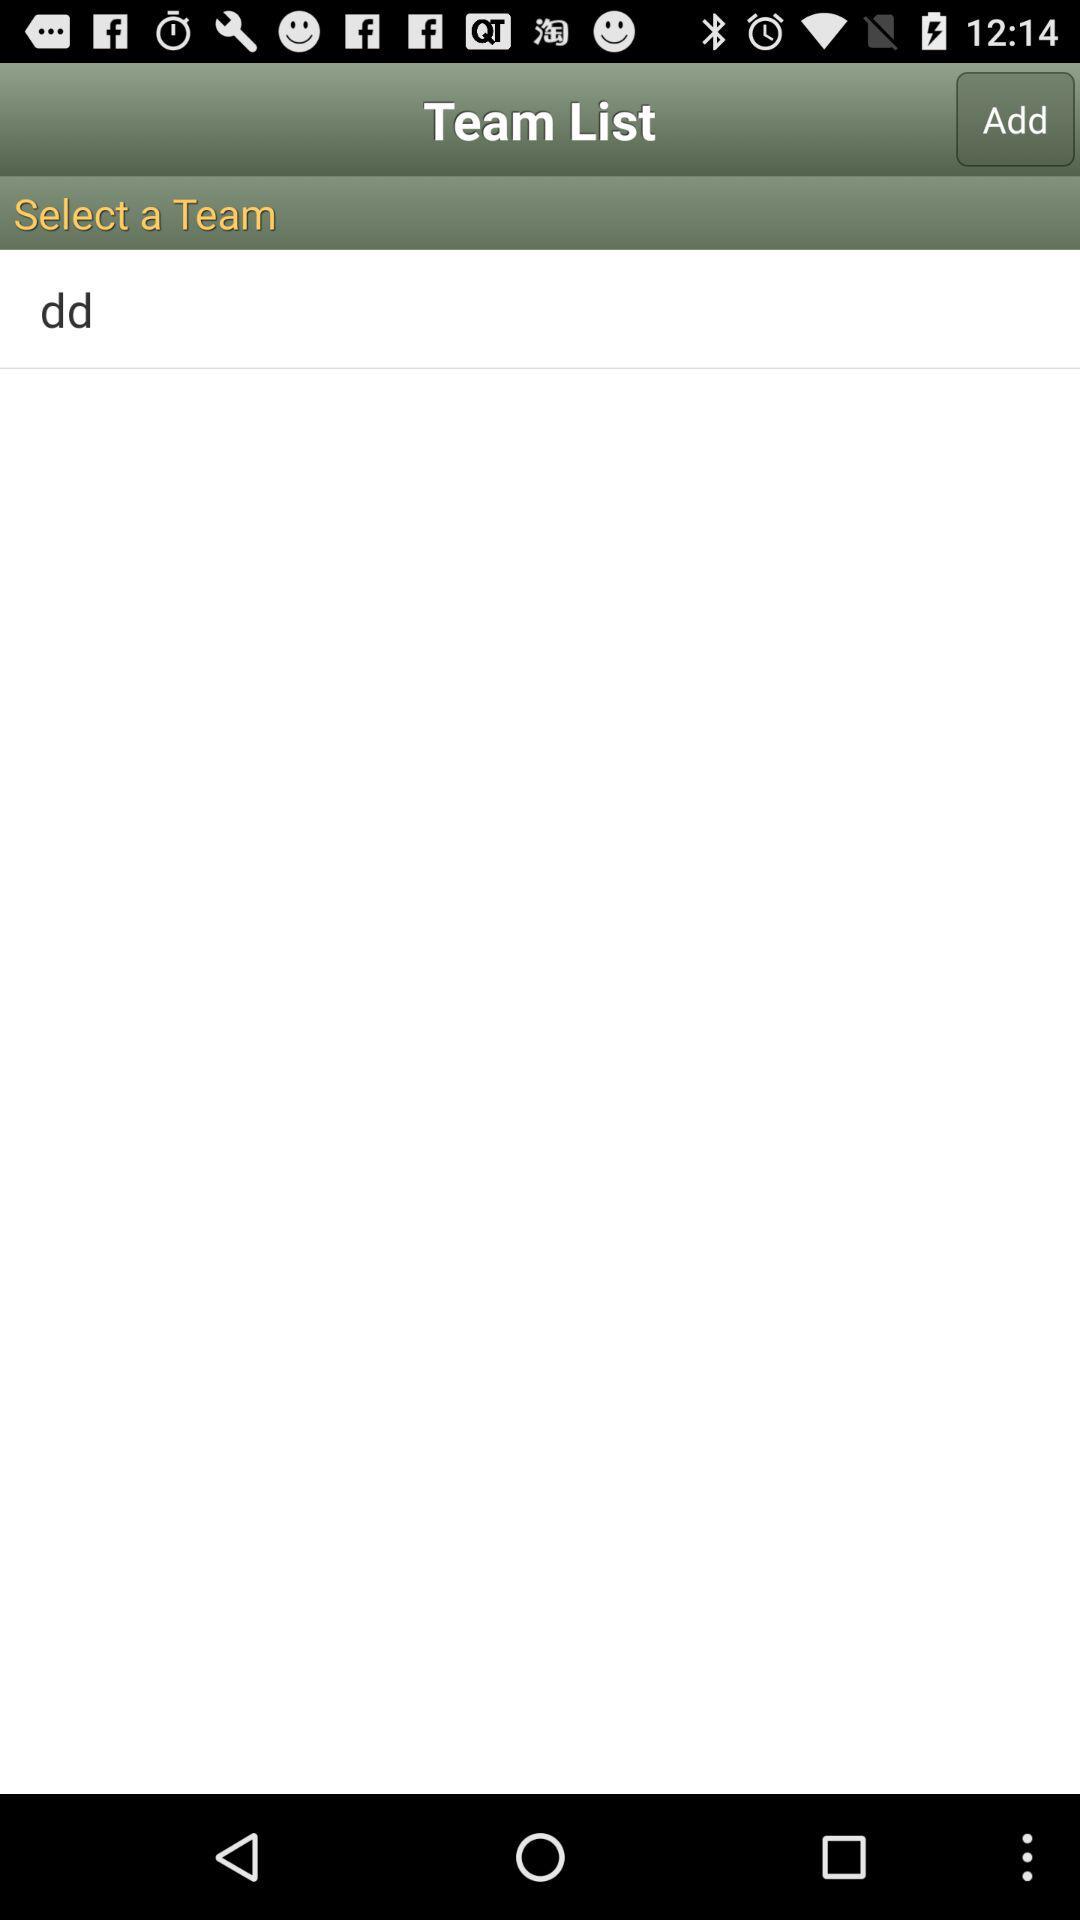 This screenshot has height=1920, width=1080. Describe the element at coordinates (540, 308) in the screenshot. I see `the dd` at that location.